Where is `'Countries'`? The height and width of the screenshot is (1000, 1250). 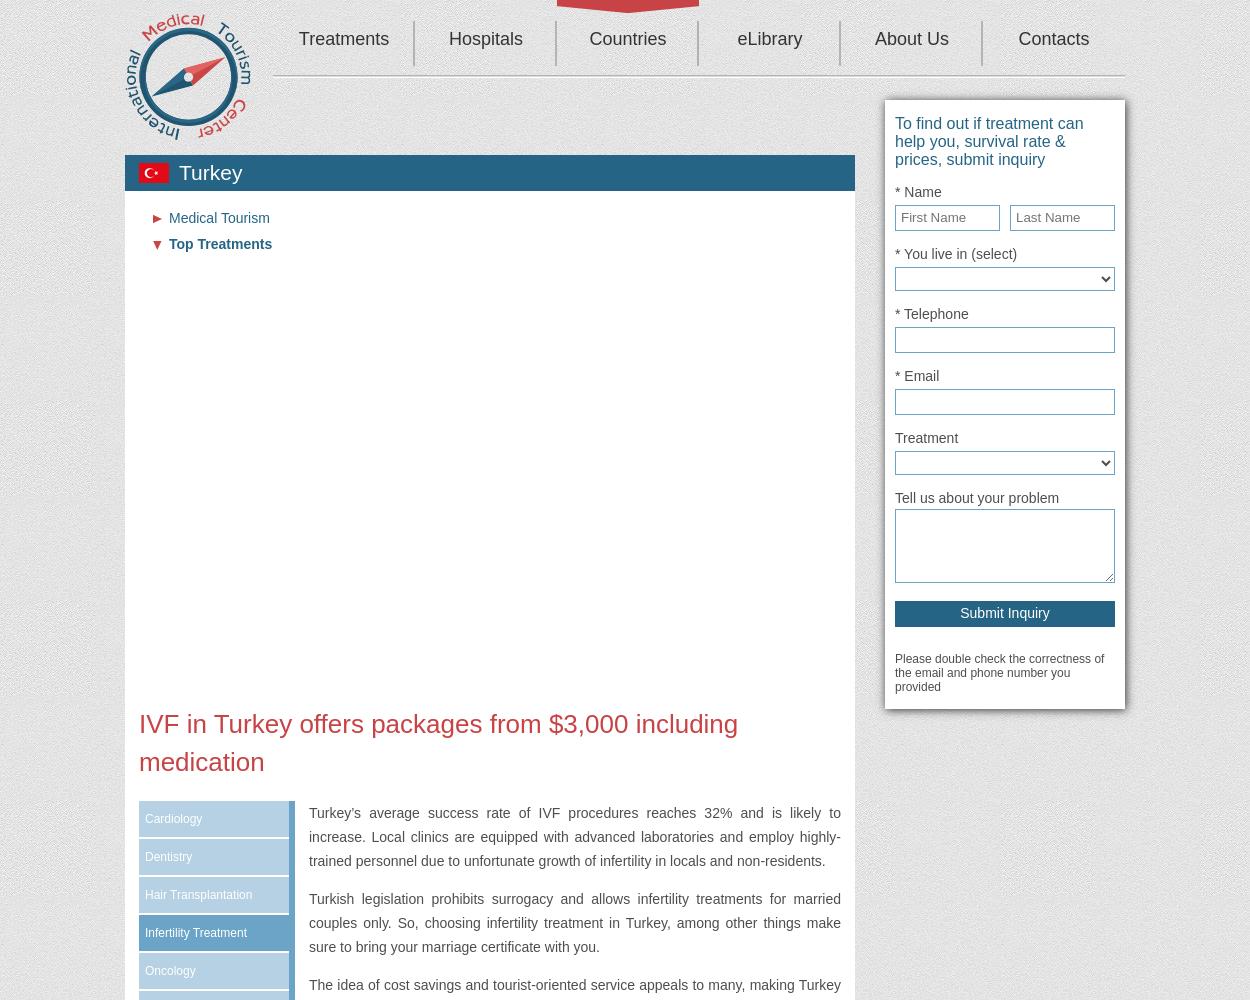
'Countries' is located at coordinates (627, 39).